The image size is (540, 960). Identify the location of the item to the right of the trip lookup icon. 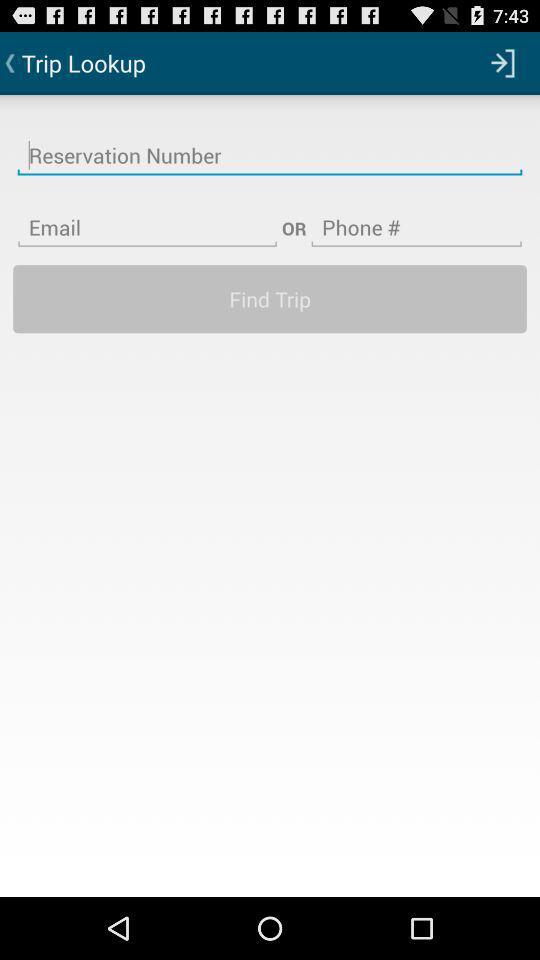
(502, 62).